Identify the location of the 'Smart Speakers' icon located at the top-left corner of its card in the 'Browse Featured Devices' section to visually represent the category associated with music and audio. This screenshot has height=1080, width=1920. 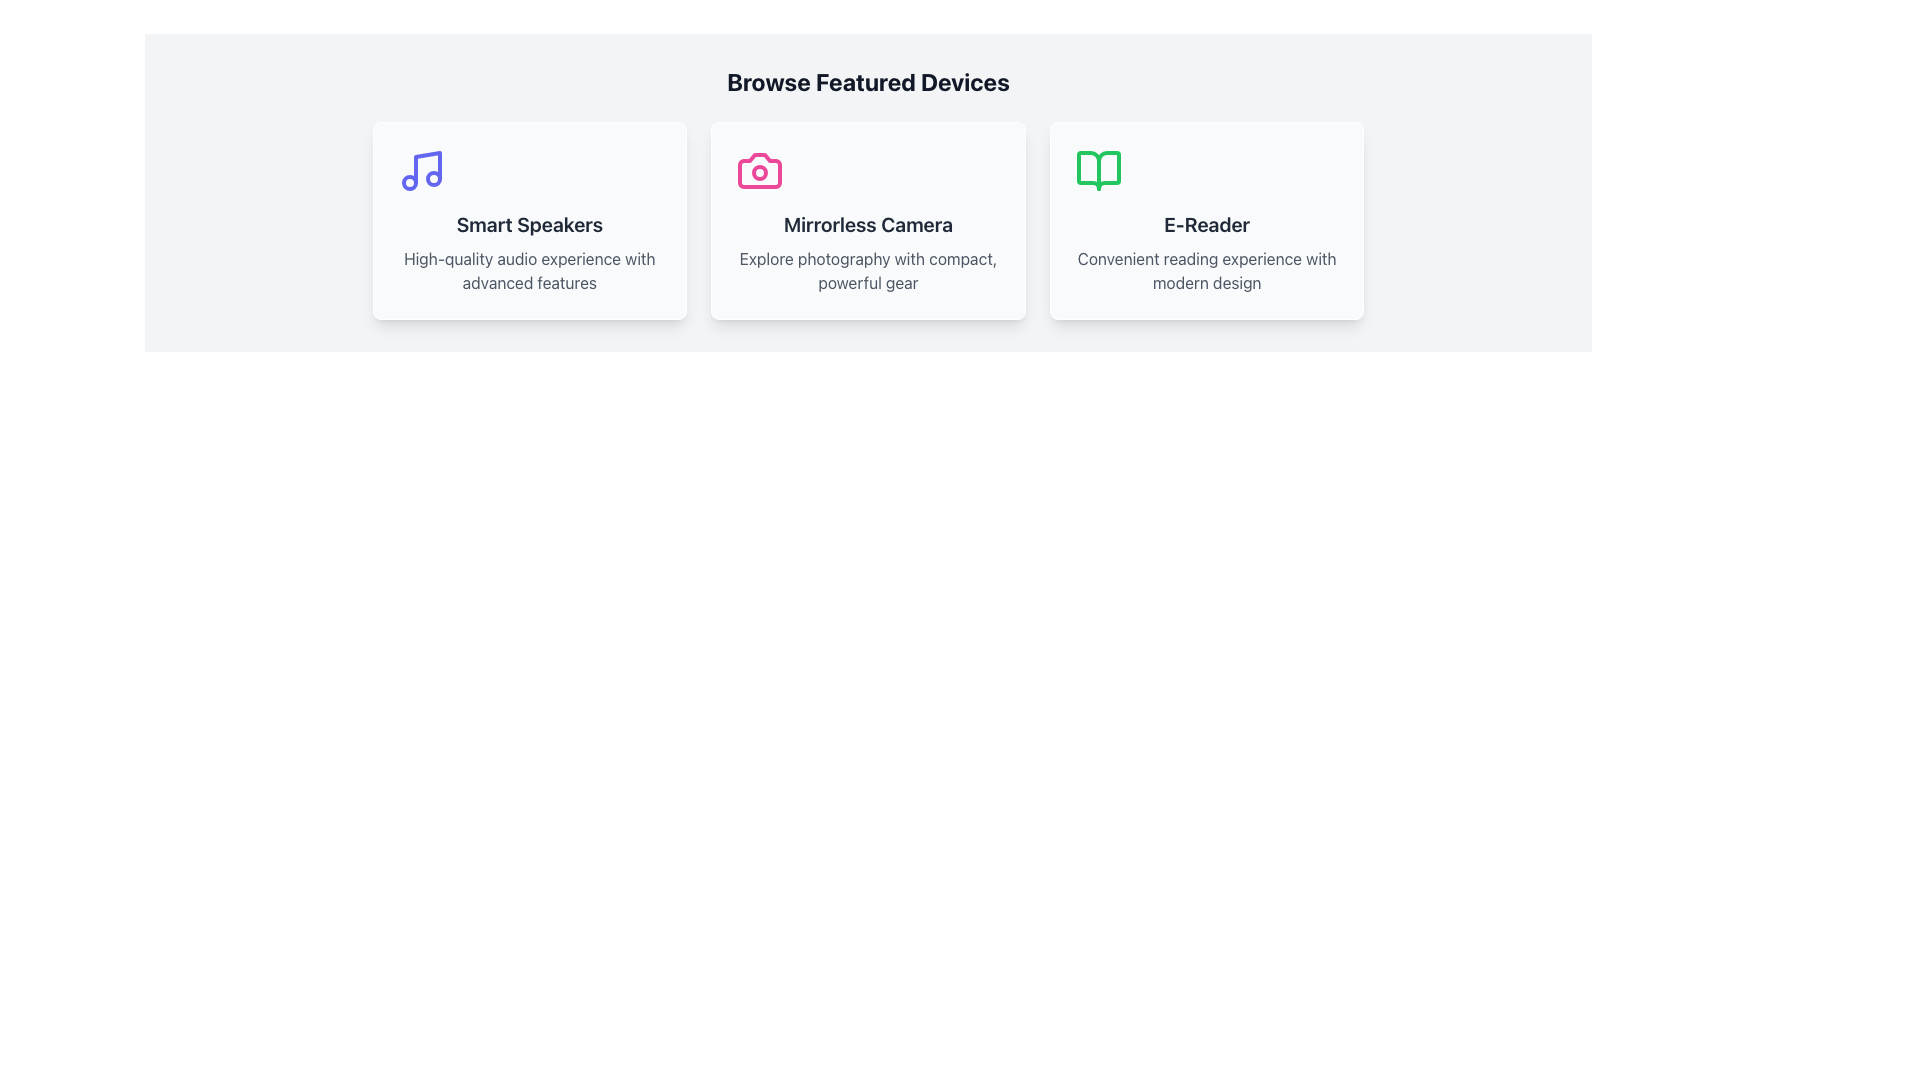
(420, 169).